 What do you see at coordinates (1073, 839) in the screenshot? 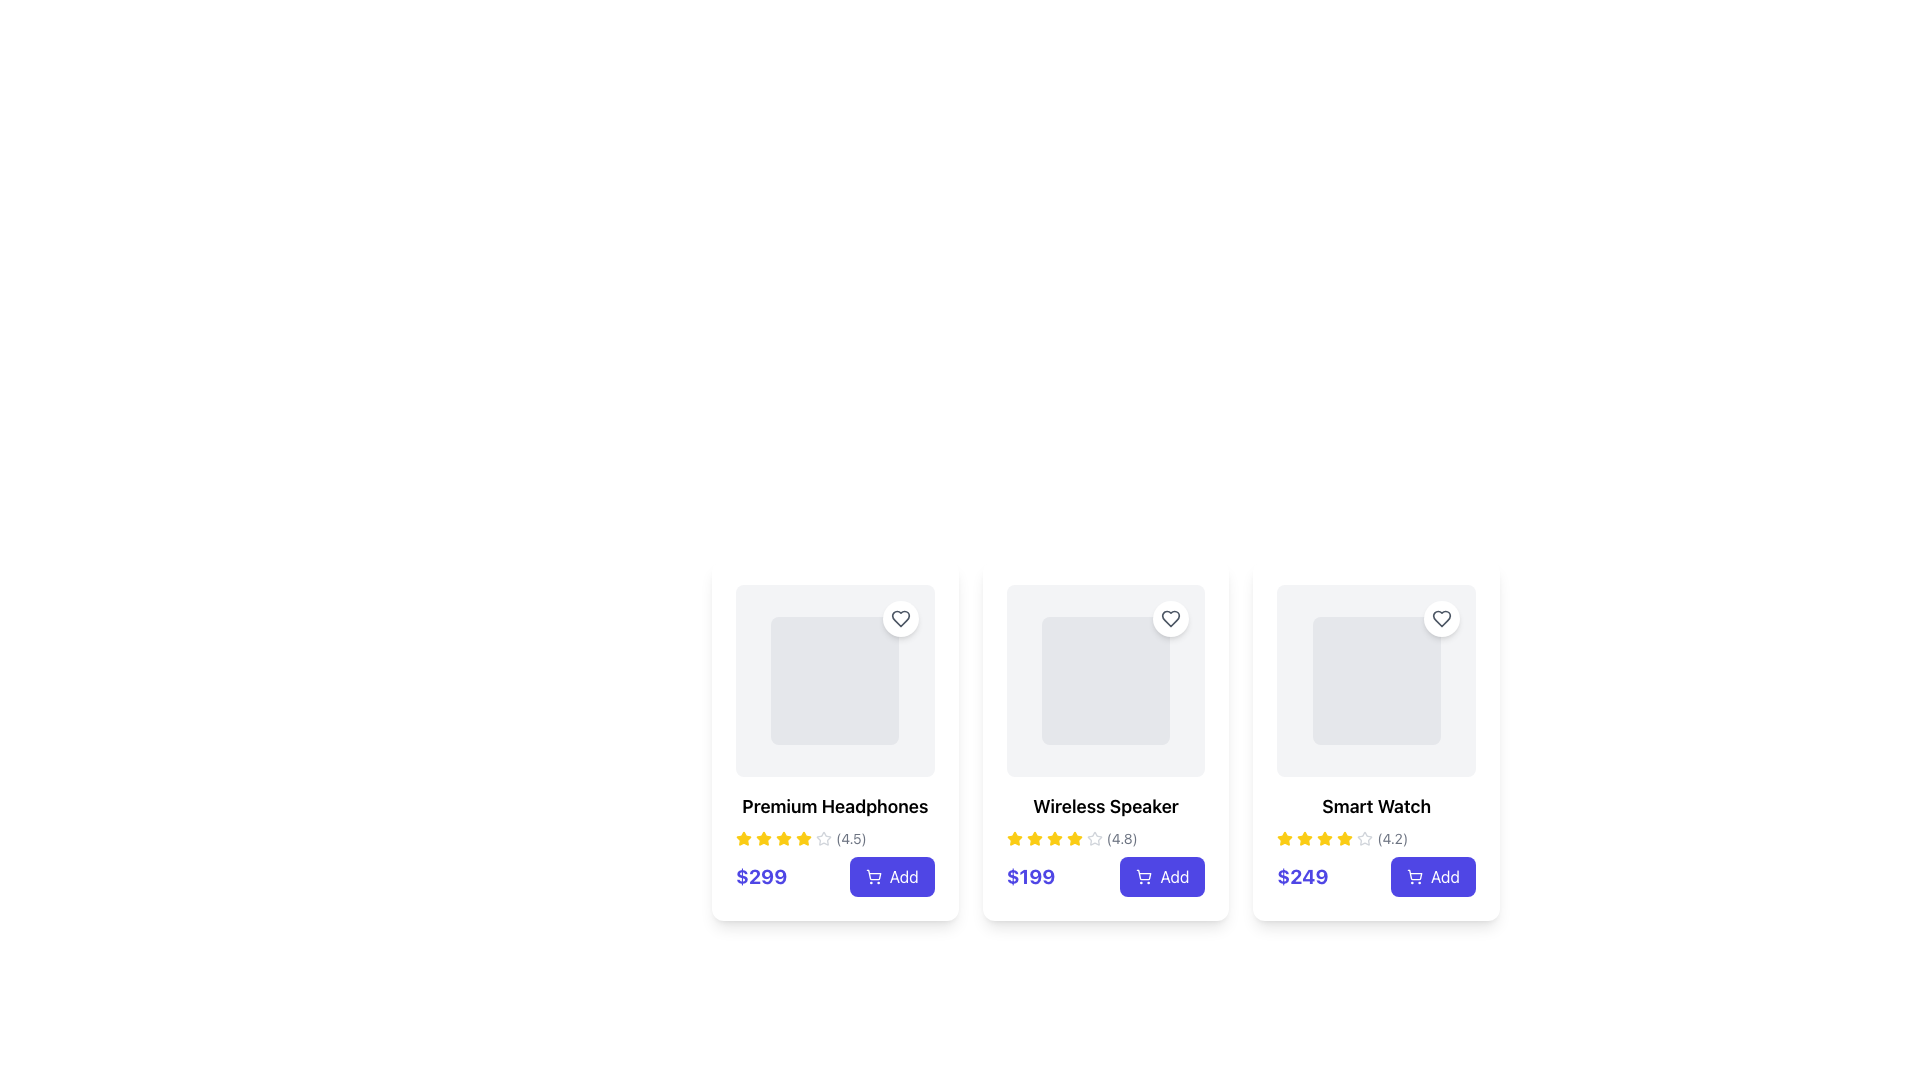
I see `the fifth star icon in the rating section of the 'Wireless Speaker' product card to interact with the rating system` at bounding box center [1073, 839].